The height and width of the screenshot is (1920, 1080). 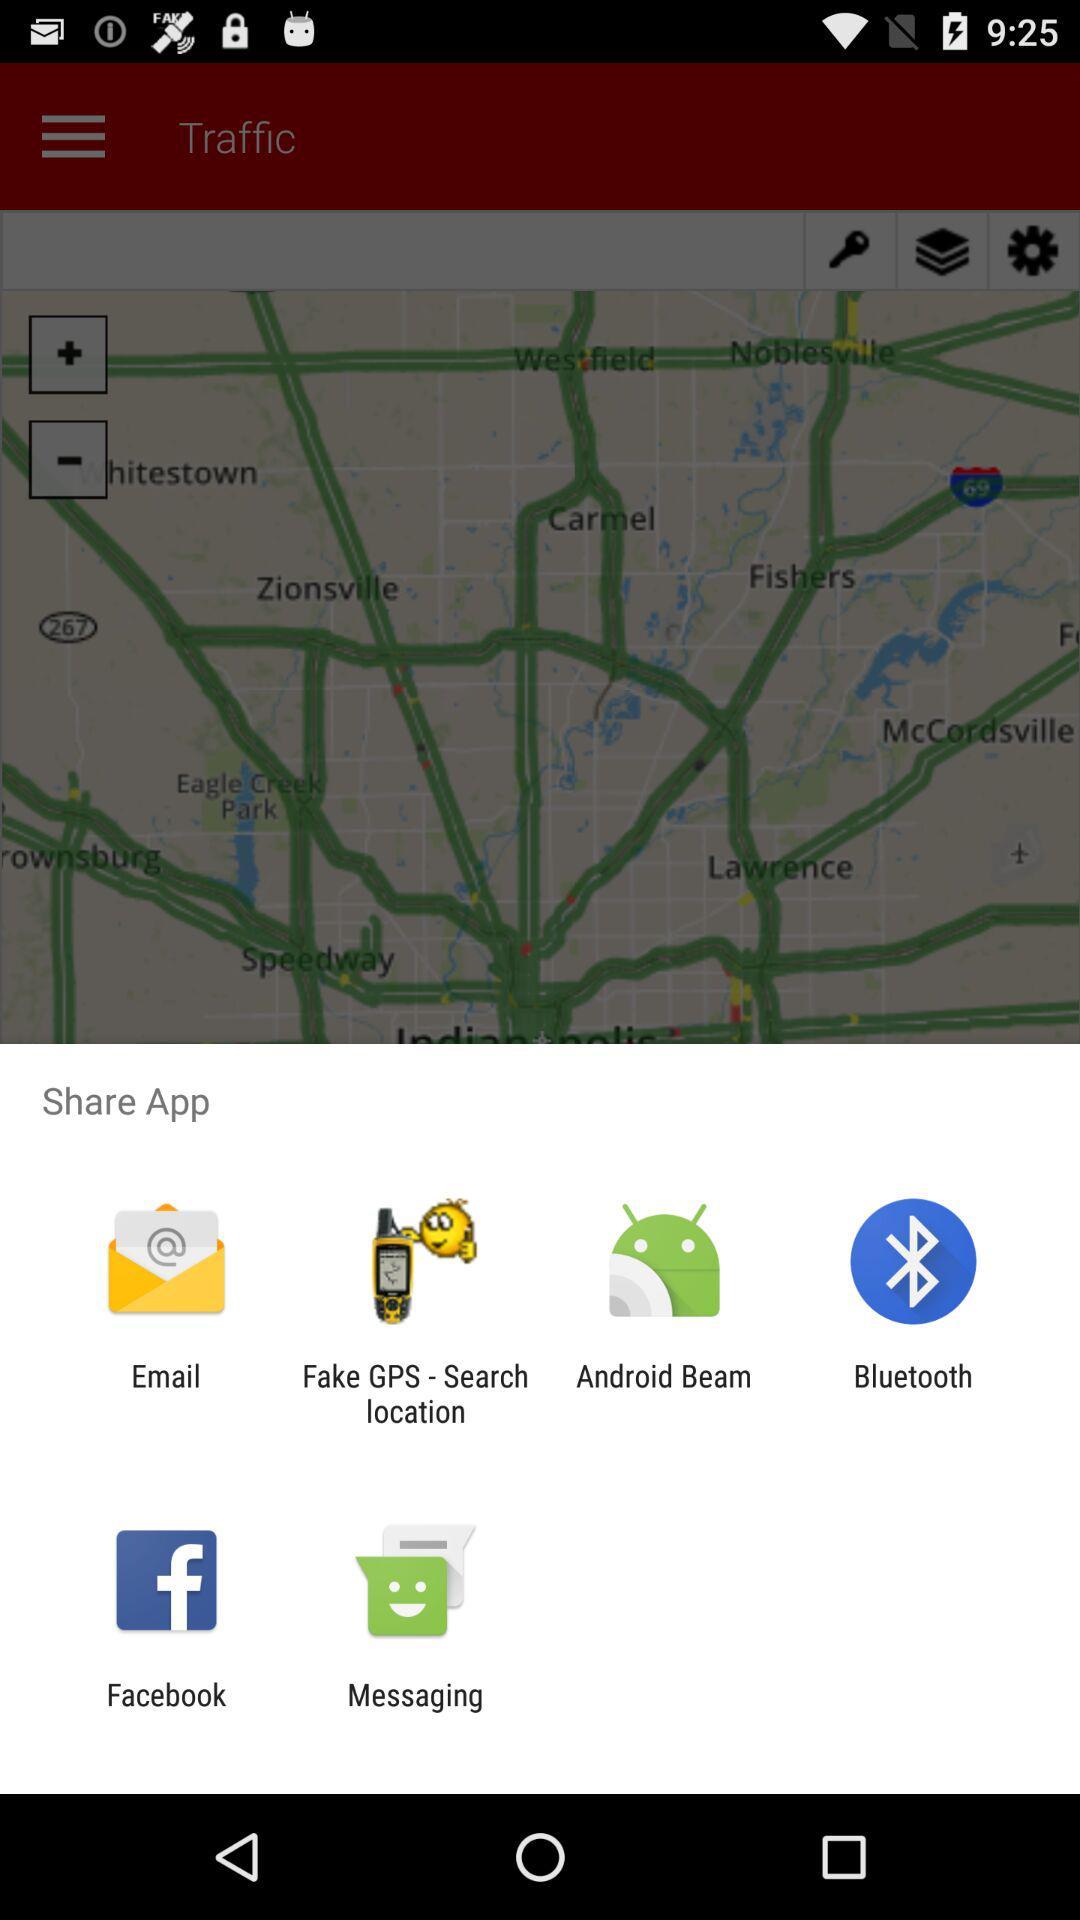 What do you see at coordinates (664, 1392) in the screenshot?
I see `the app to the left of the bluetooth icon` at bounding box center [664, 1392].